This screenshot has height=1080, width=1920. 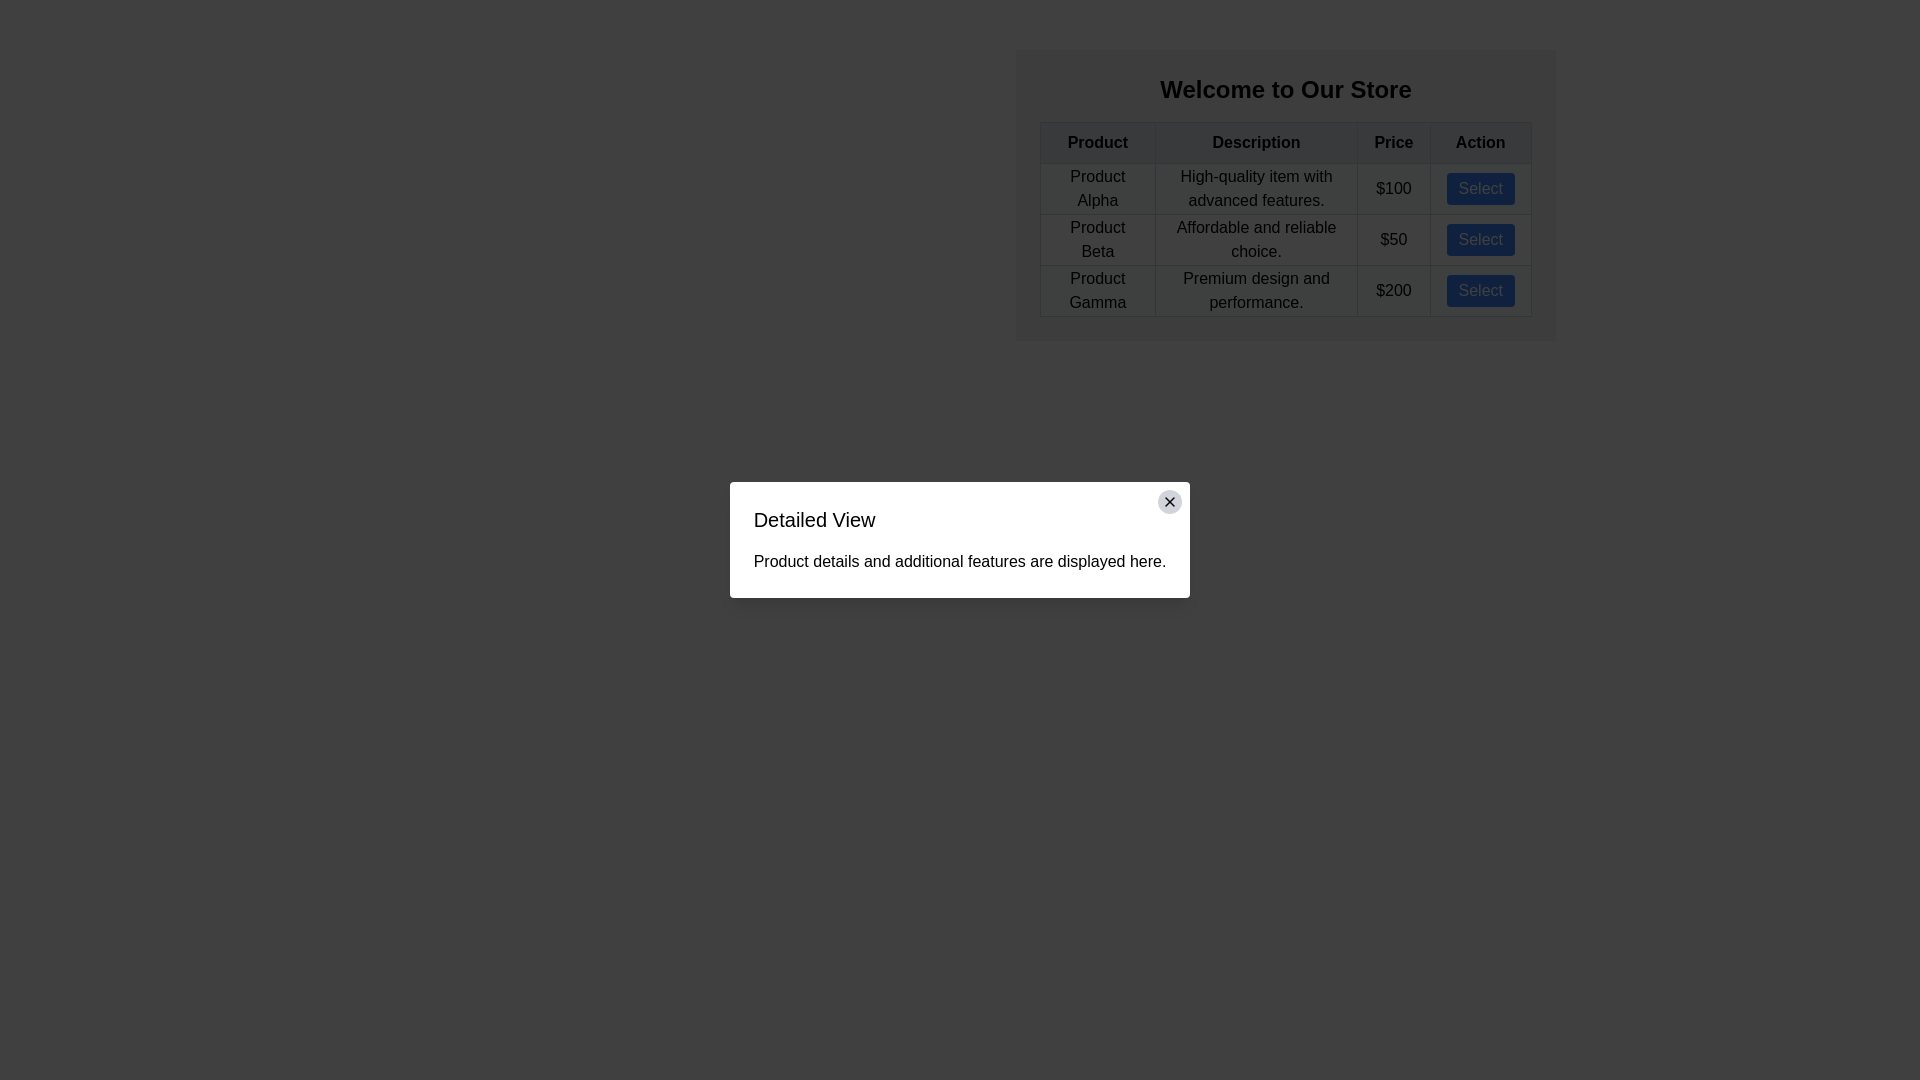 I want to click on the rectangular button with a blue background and white text labeled 'Select' located in the 'Action' column of the 'Product Gamma' row in the table, so click(x=1480, y=290).